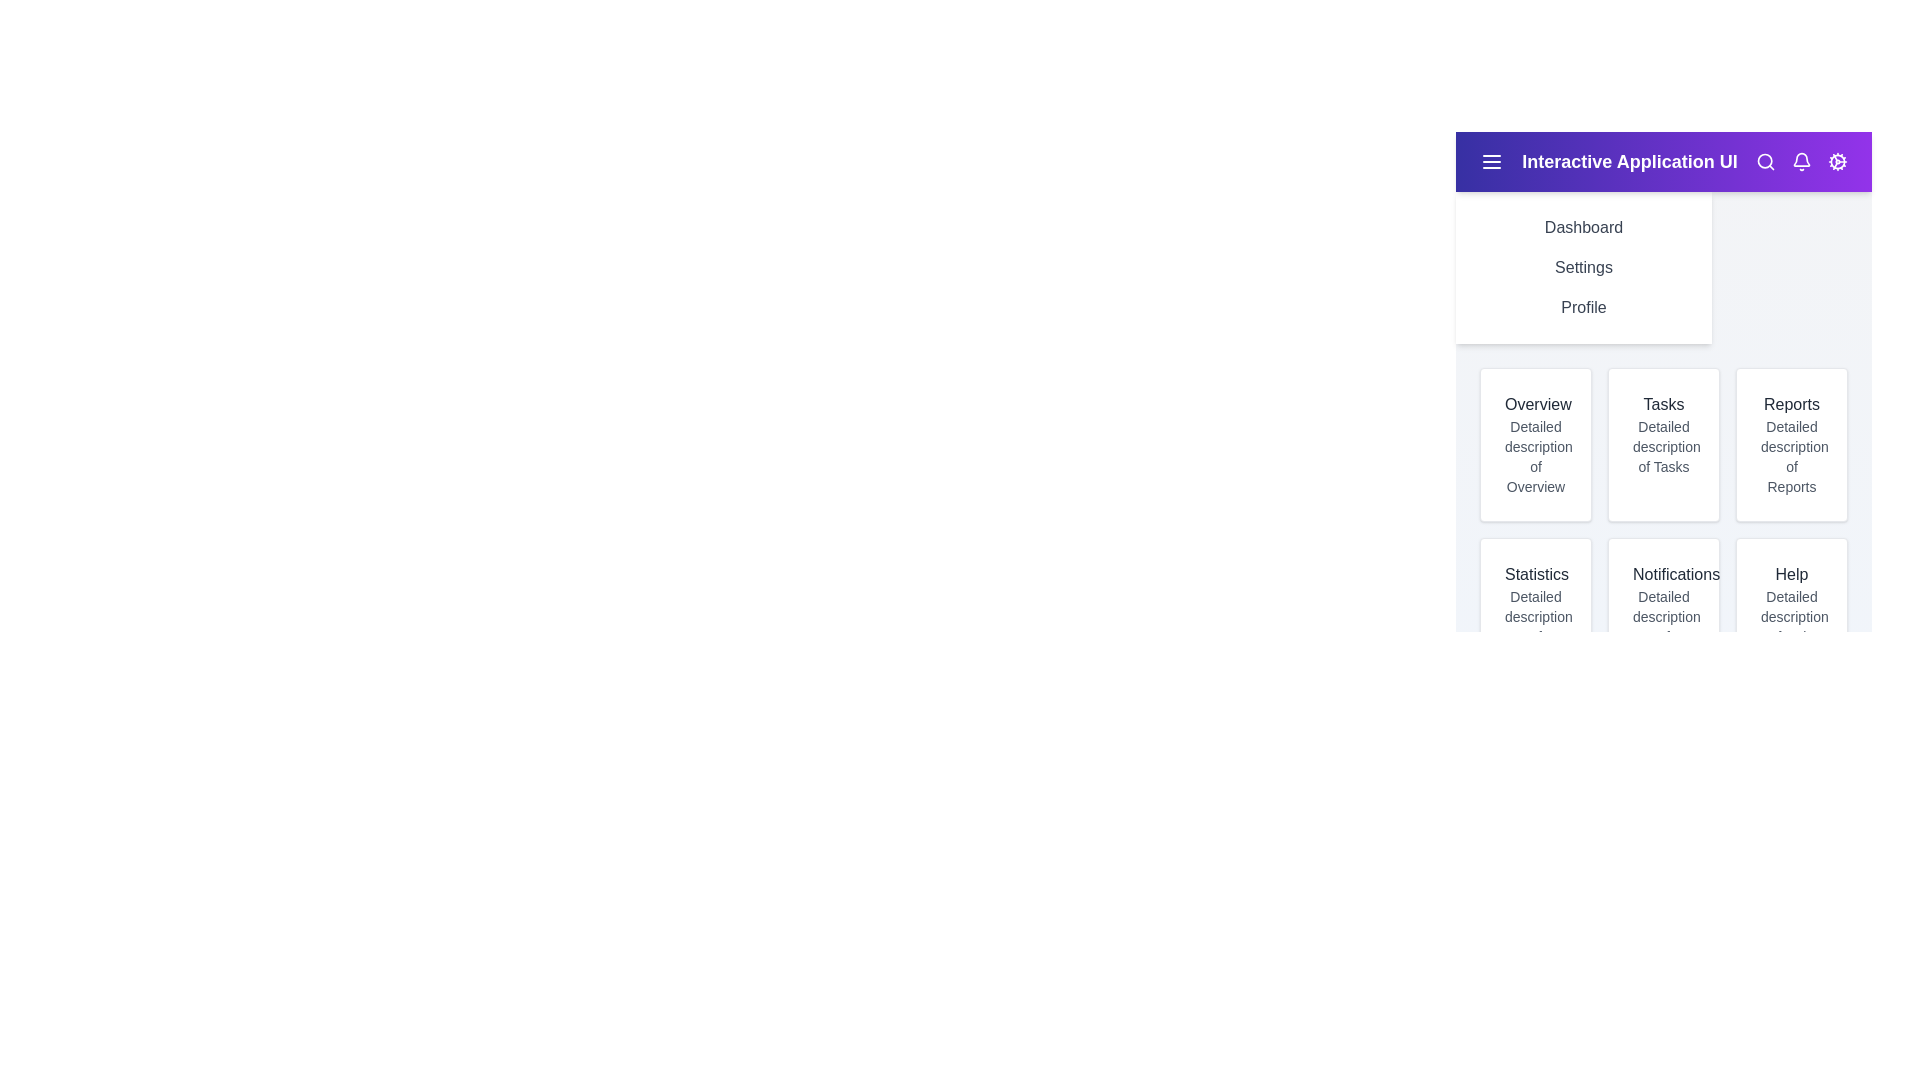 The width and height of the screenshot is (1920, 1080). Describe the element at coordinates (1766, 161) in the screenshot. I see `the search icon to initiate the search functionality` at that location.